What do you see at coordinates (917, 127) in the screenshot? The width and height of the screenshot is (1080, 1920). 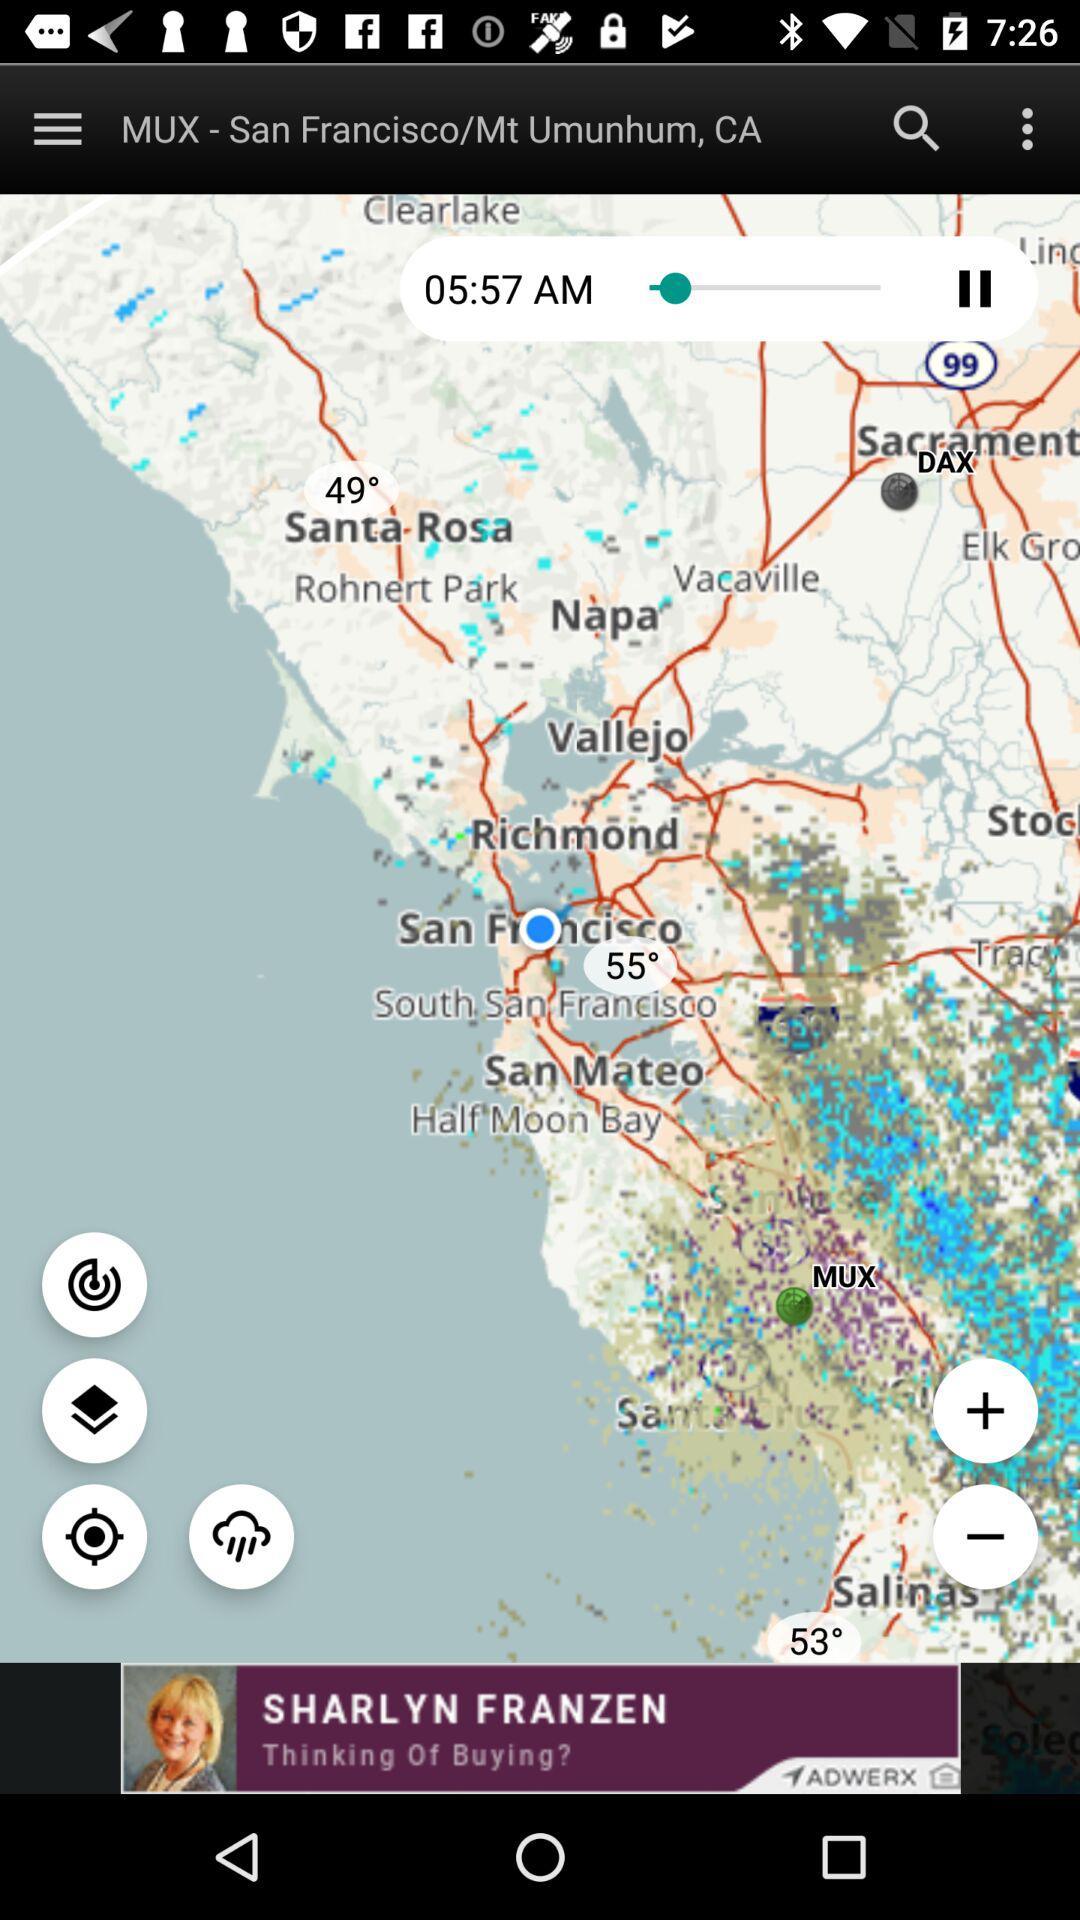 I see `search button` at bounding box center [917, 127].